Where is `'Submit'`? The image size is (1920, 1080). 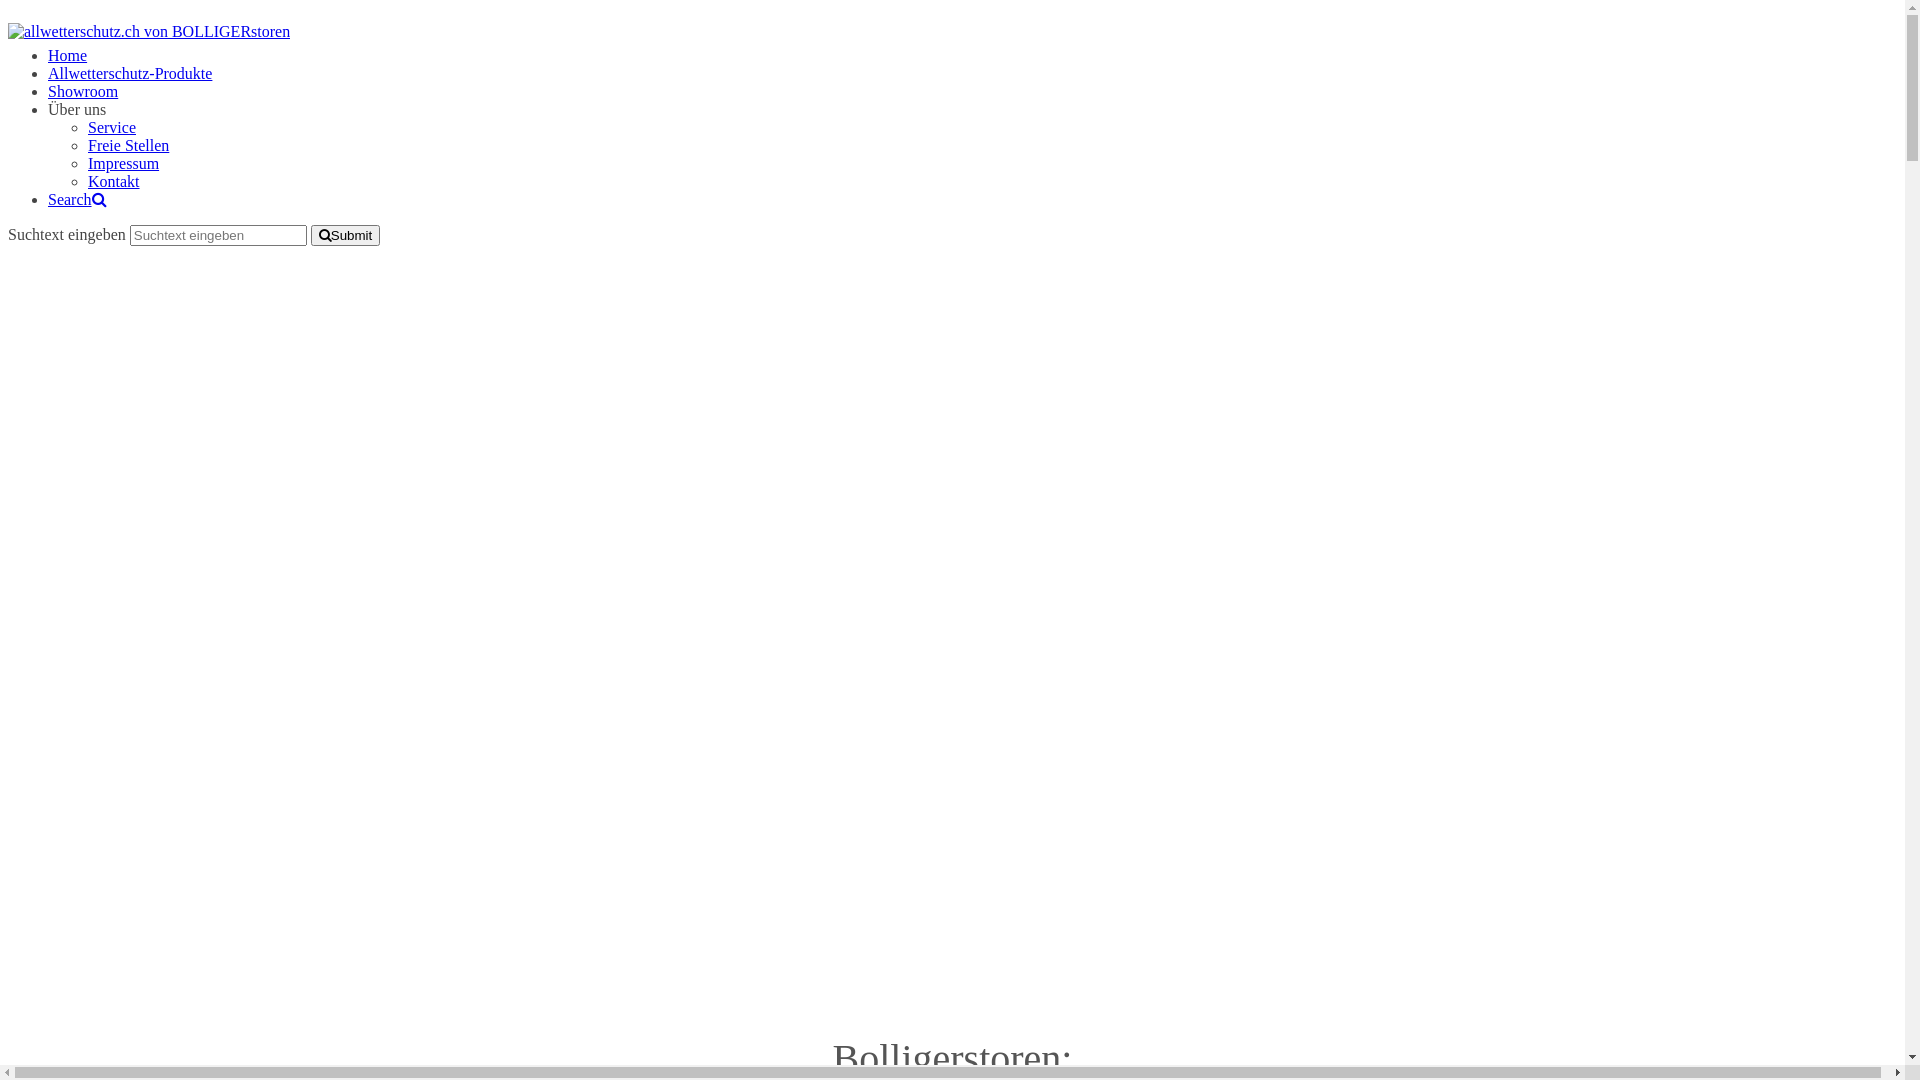
'Submit' is located at coordinates (345, 234).